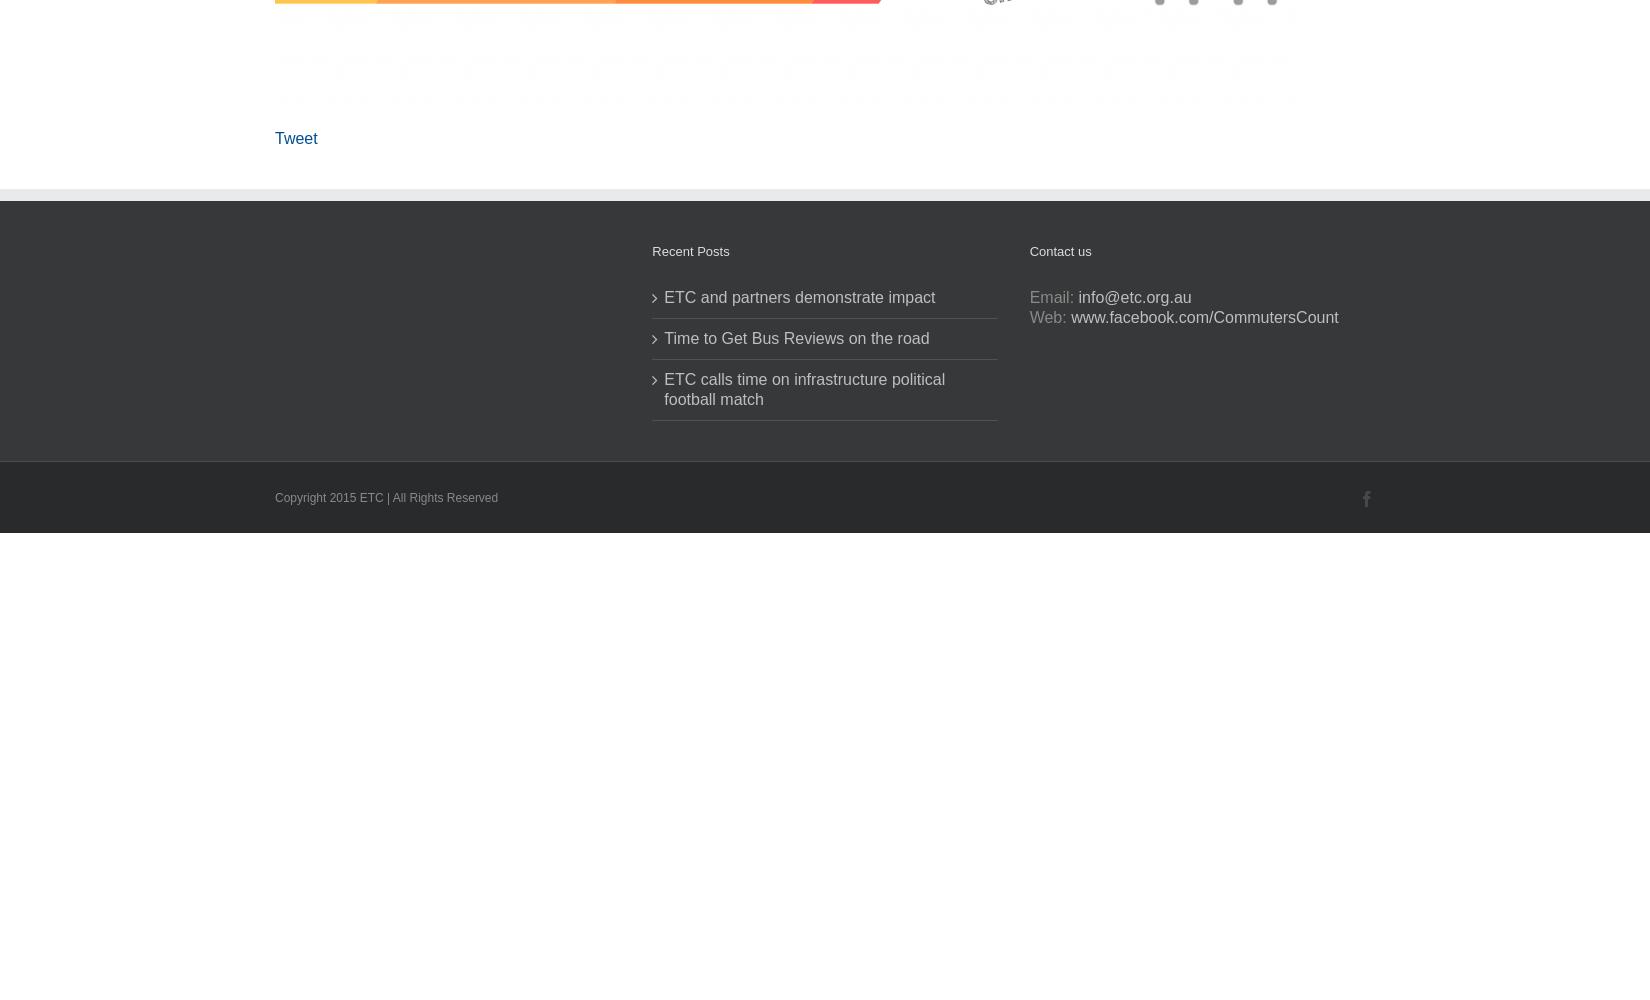 The image size is (1650, 1000). I want to click on 'Contact us', so click(1059, 251).